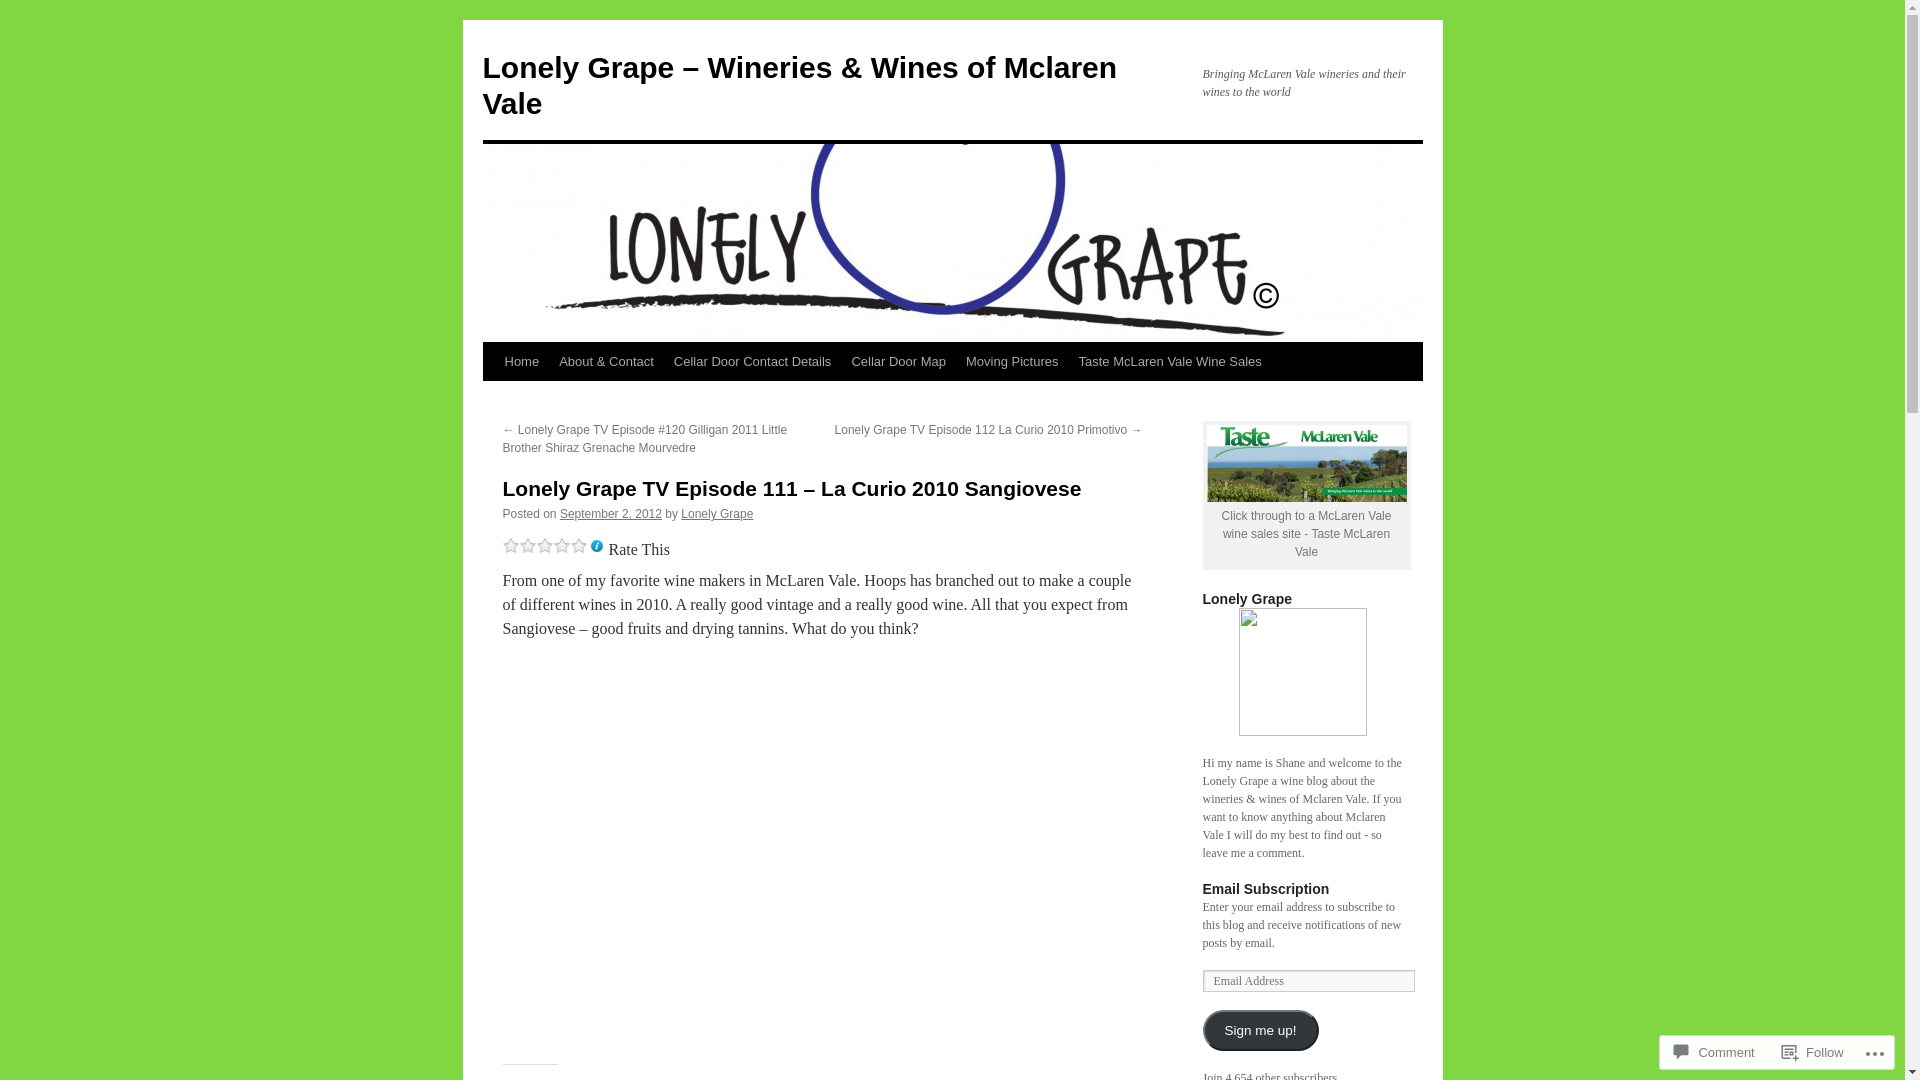  Describe the element at coordinates (752, 362) in the screenshot. I see `'Cellar Door Contact Details'` at that location.